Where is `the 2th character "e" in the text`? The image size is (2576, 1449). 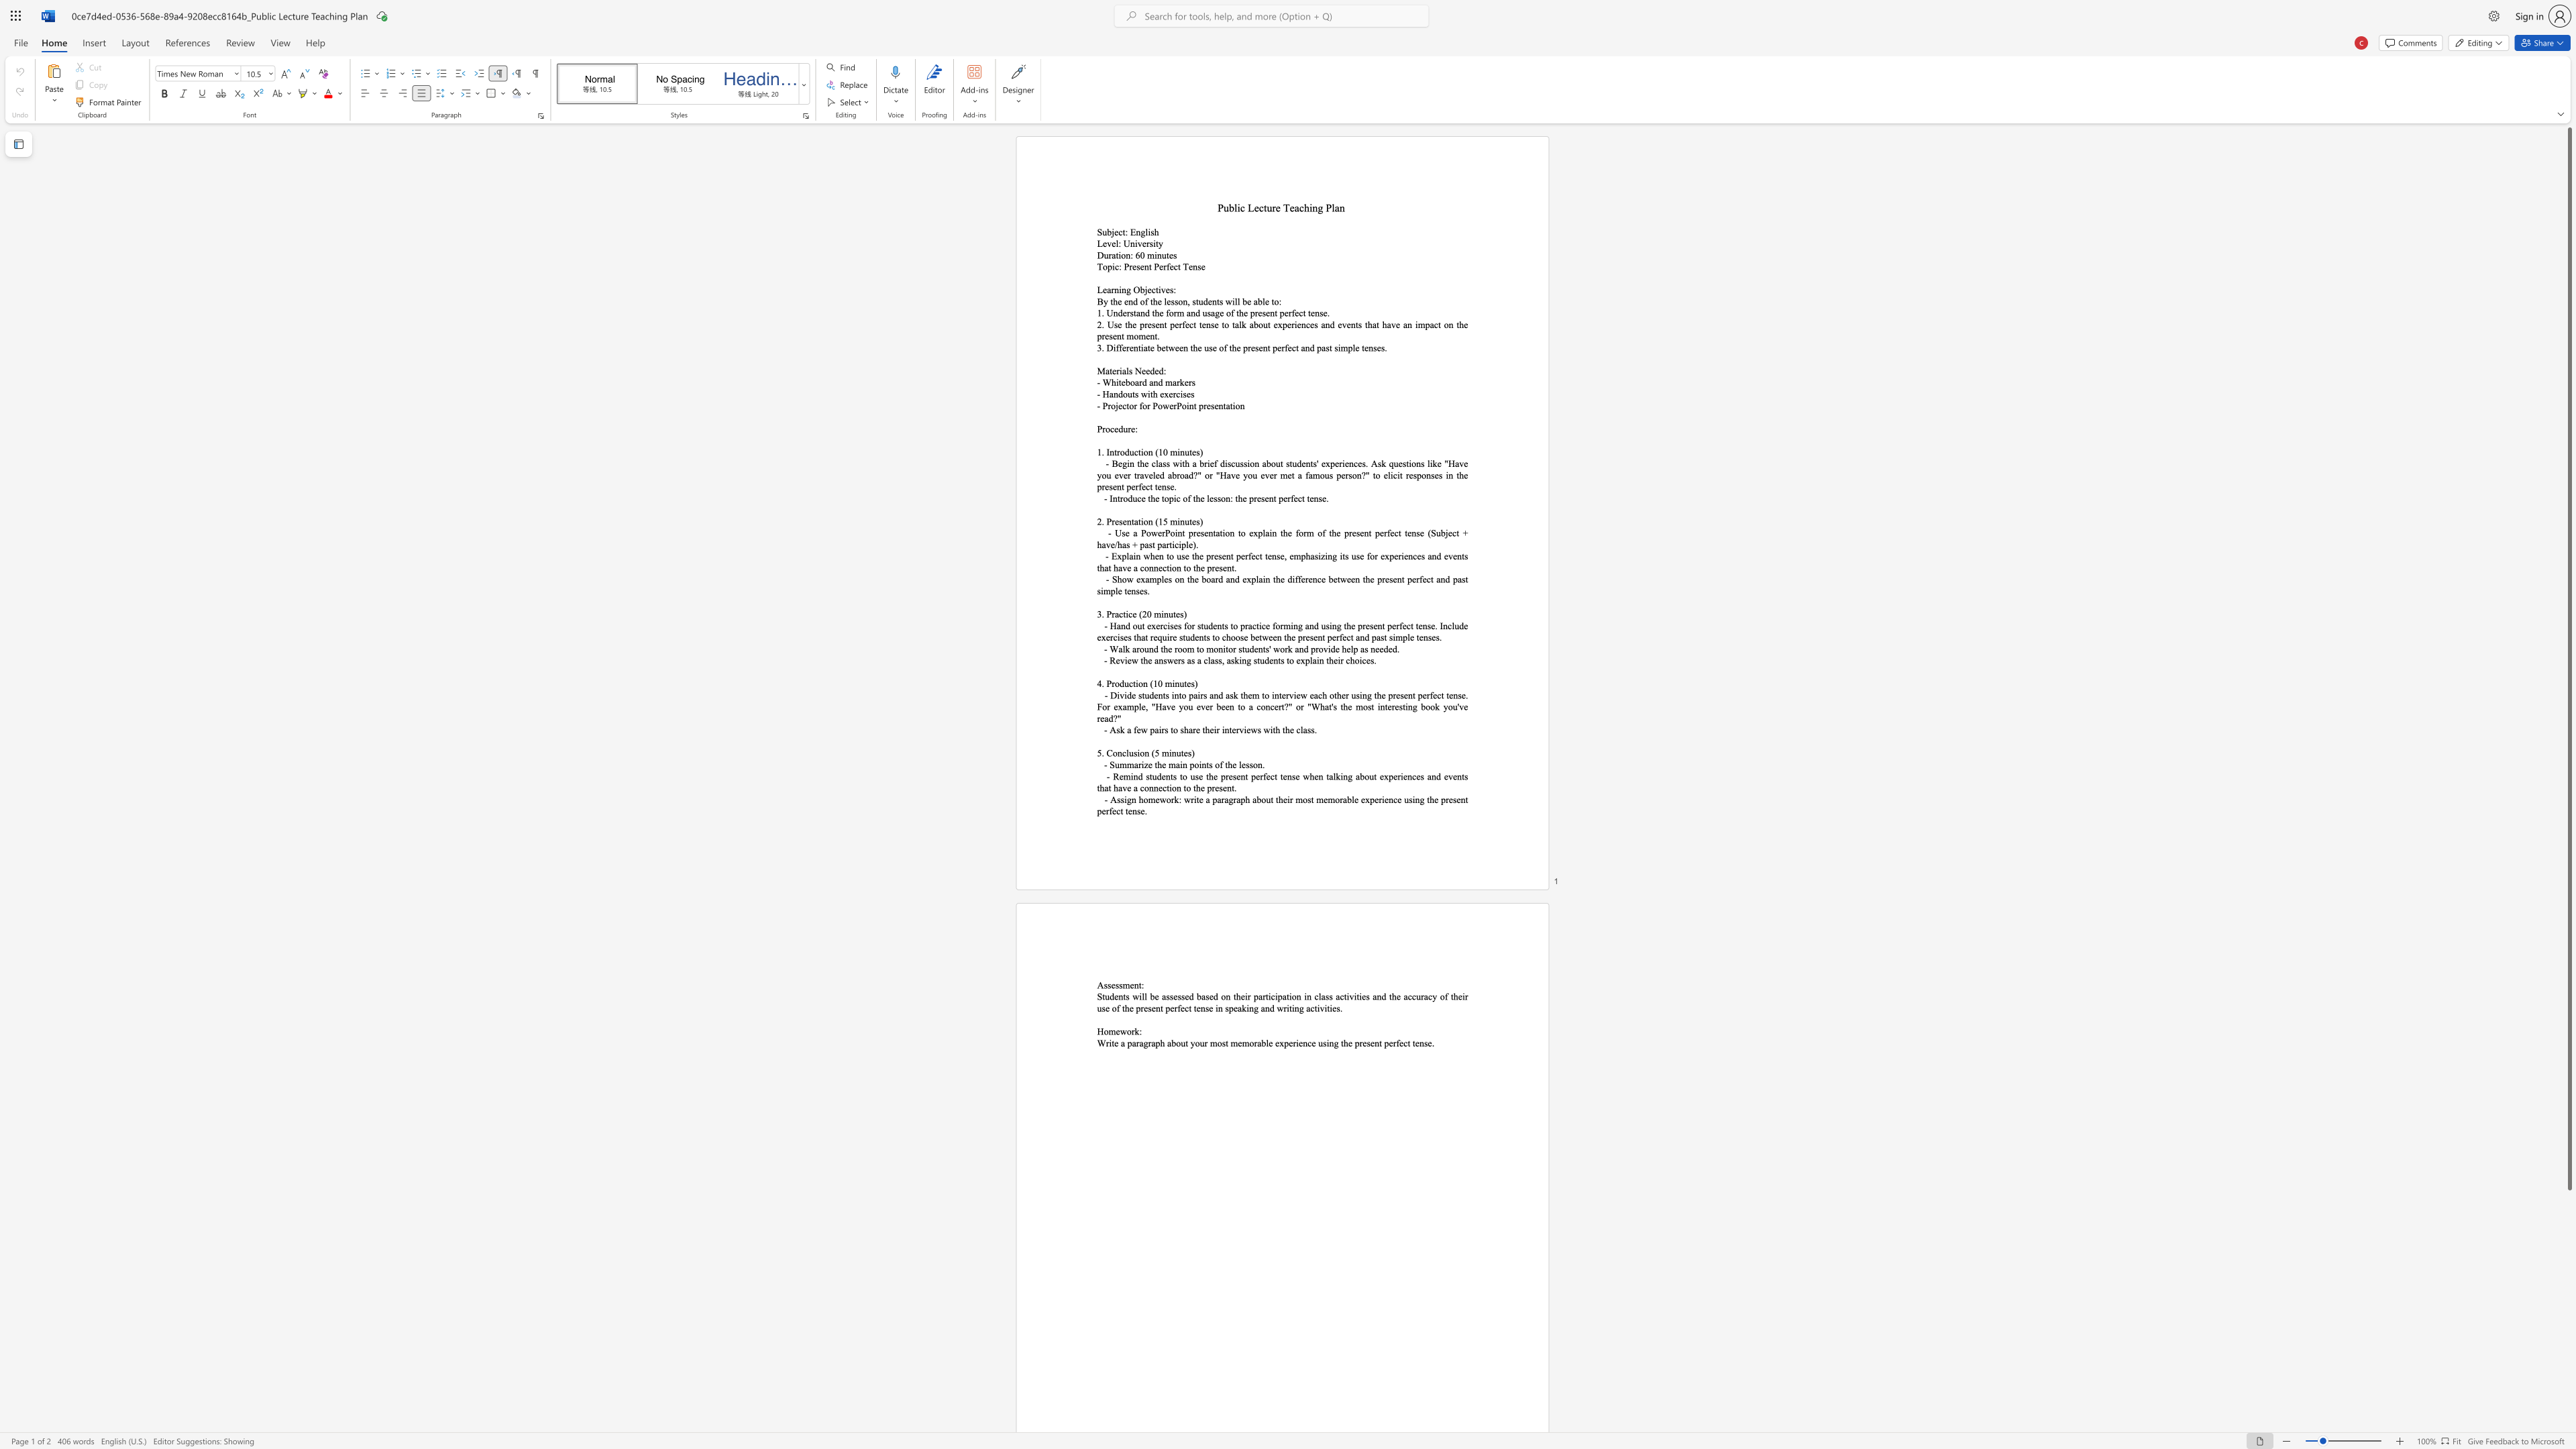 the 2th character "e" in the text is located at coordinates (1130, 985).